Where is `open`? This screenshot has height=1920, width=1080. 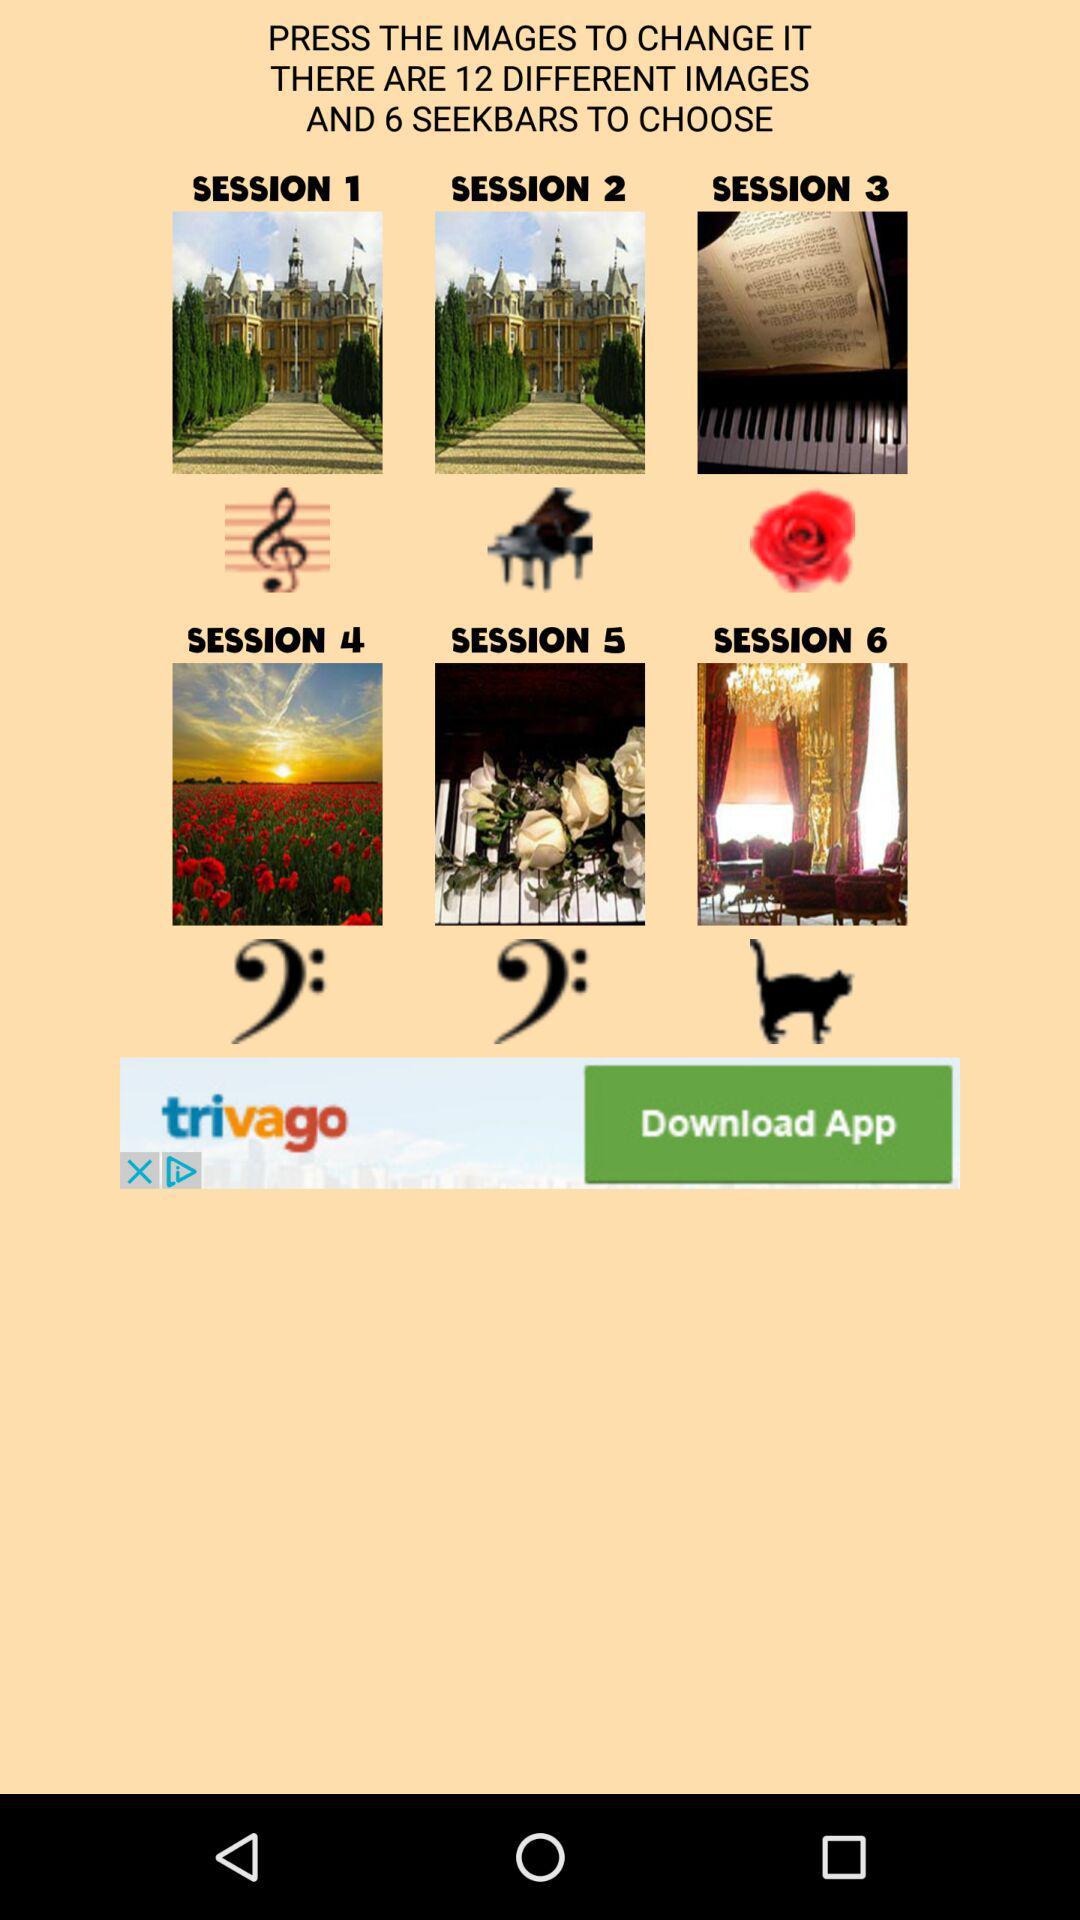 open is located at coordinates (801, 793).